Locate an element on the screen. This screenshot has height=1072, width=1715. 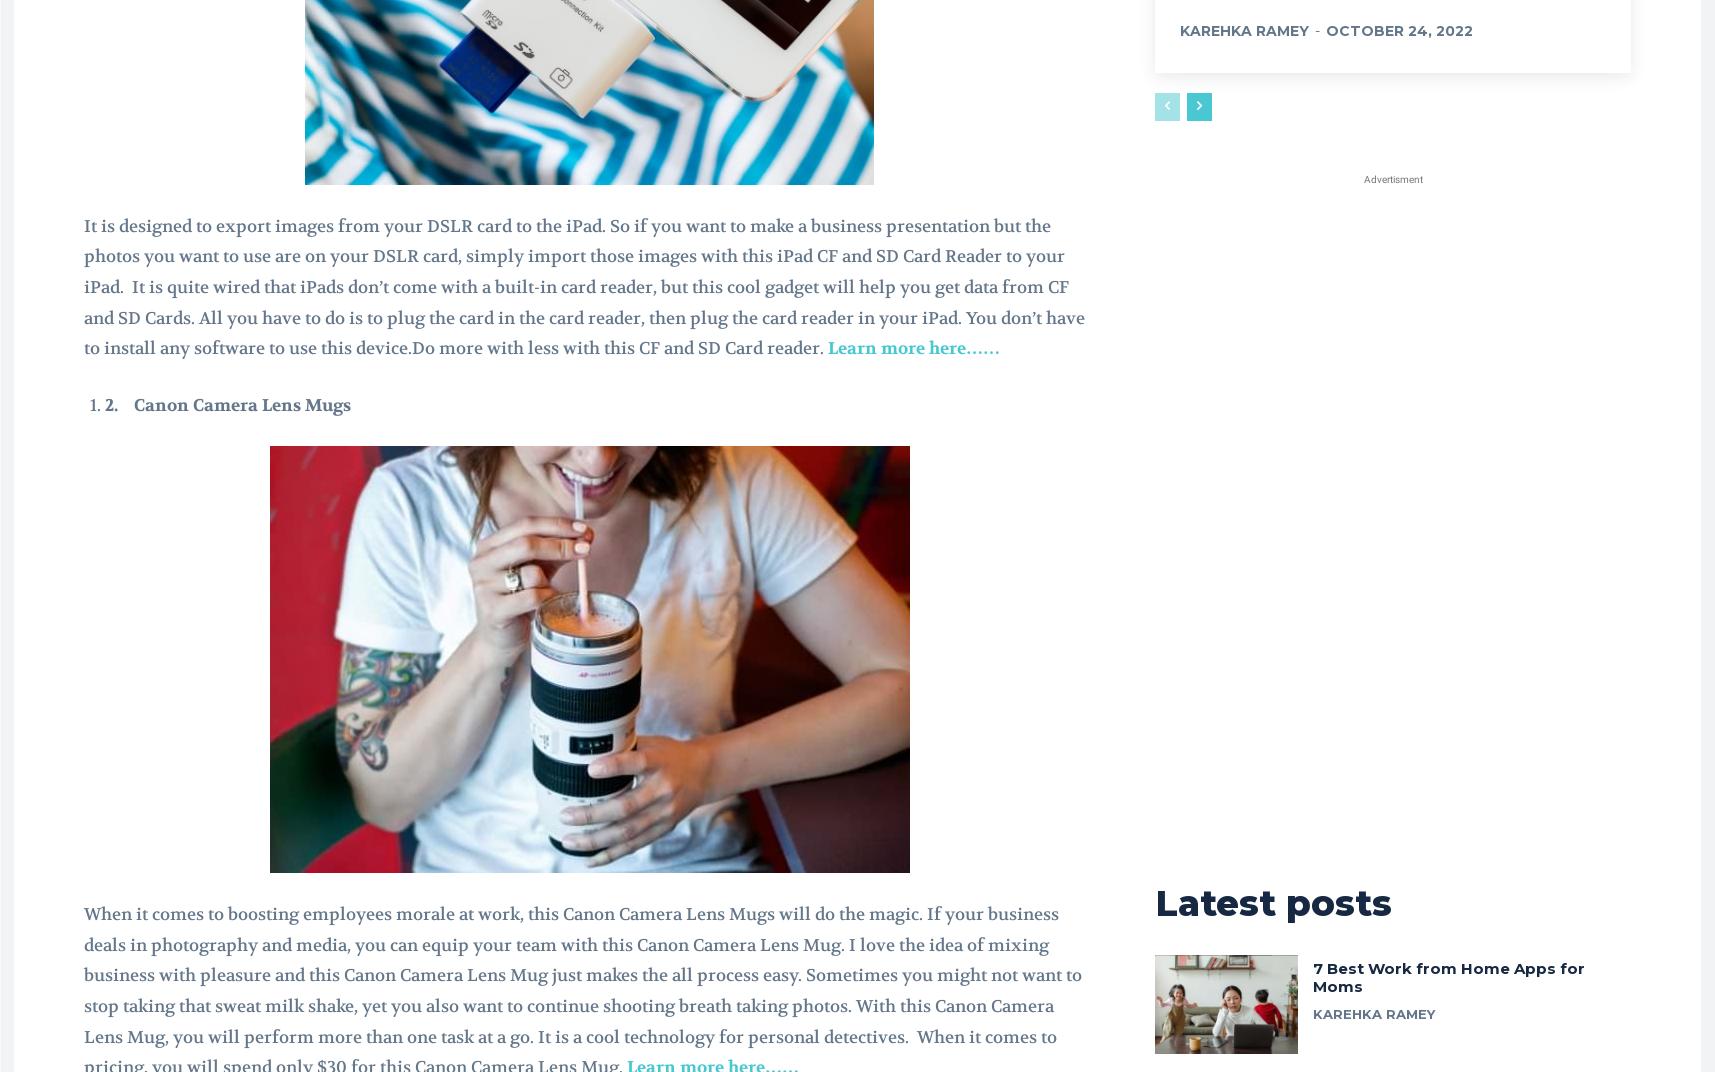
'7 Best Work from Home Apps for Moms' is located at coordinates (1312, 975).